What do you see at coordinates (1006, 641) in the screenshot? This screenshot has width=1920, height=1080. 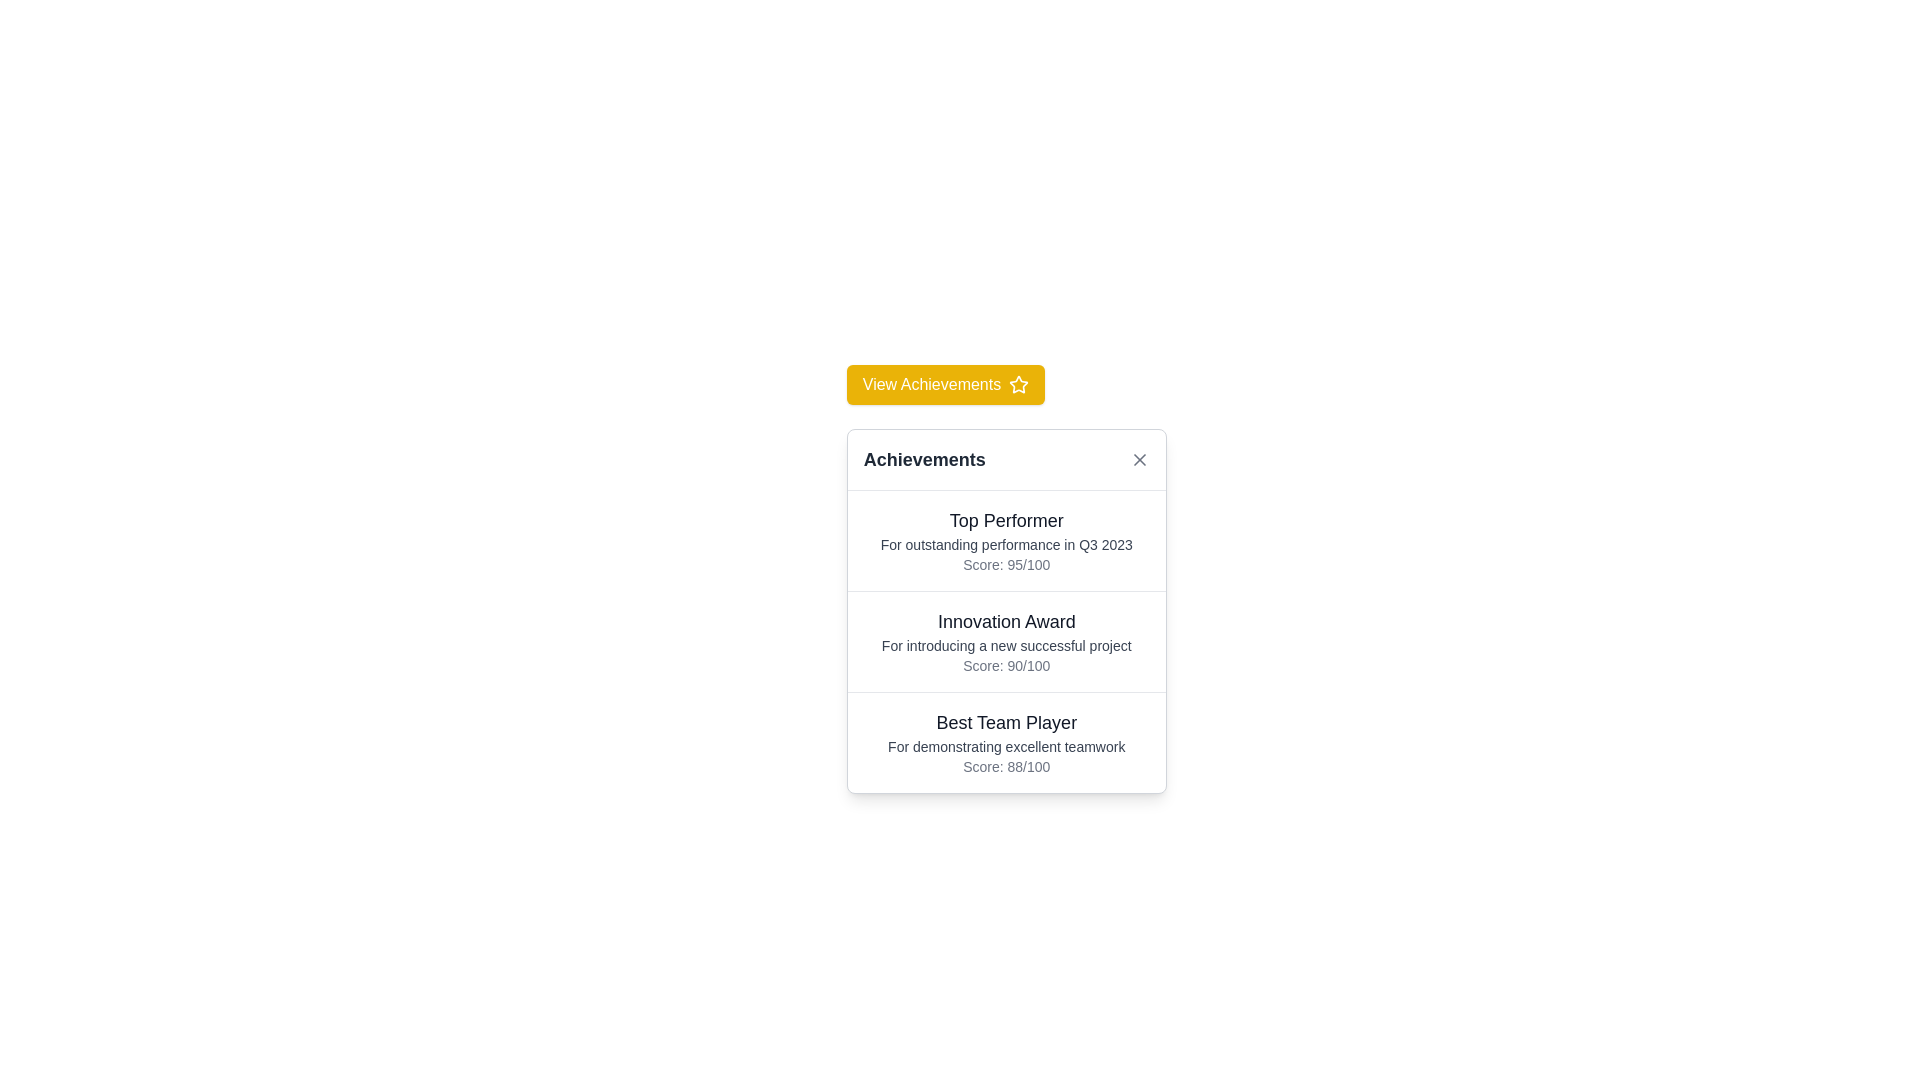 I see `the second list item in the 'Achievements' modal, which contains the title 'Innovation Award', a subtitle about a new project, and a score of '90/100'` at bounding box center [1006, 641].